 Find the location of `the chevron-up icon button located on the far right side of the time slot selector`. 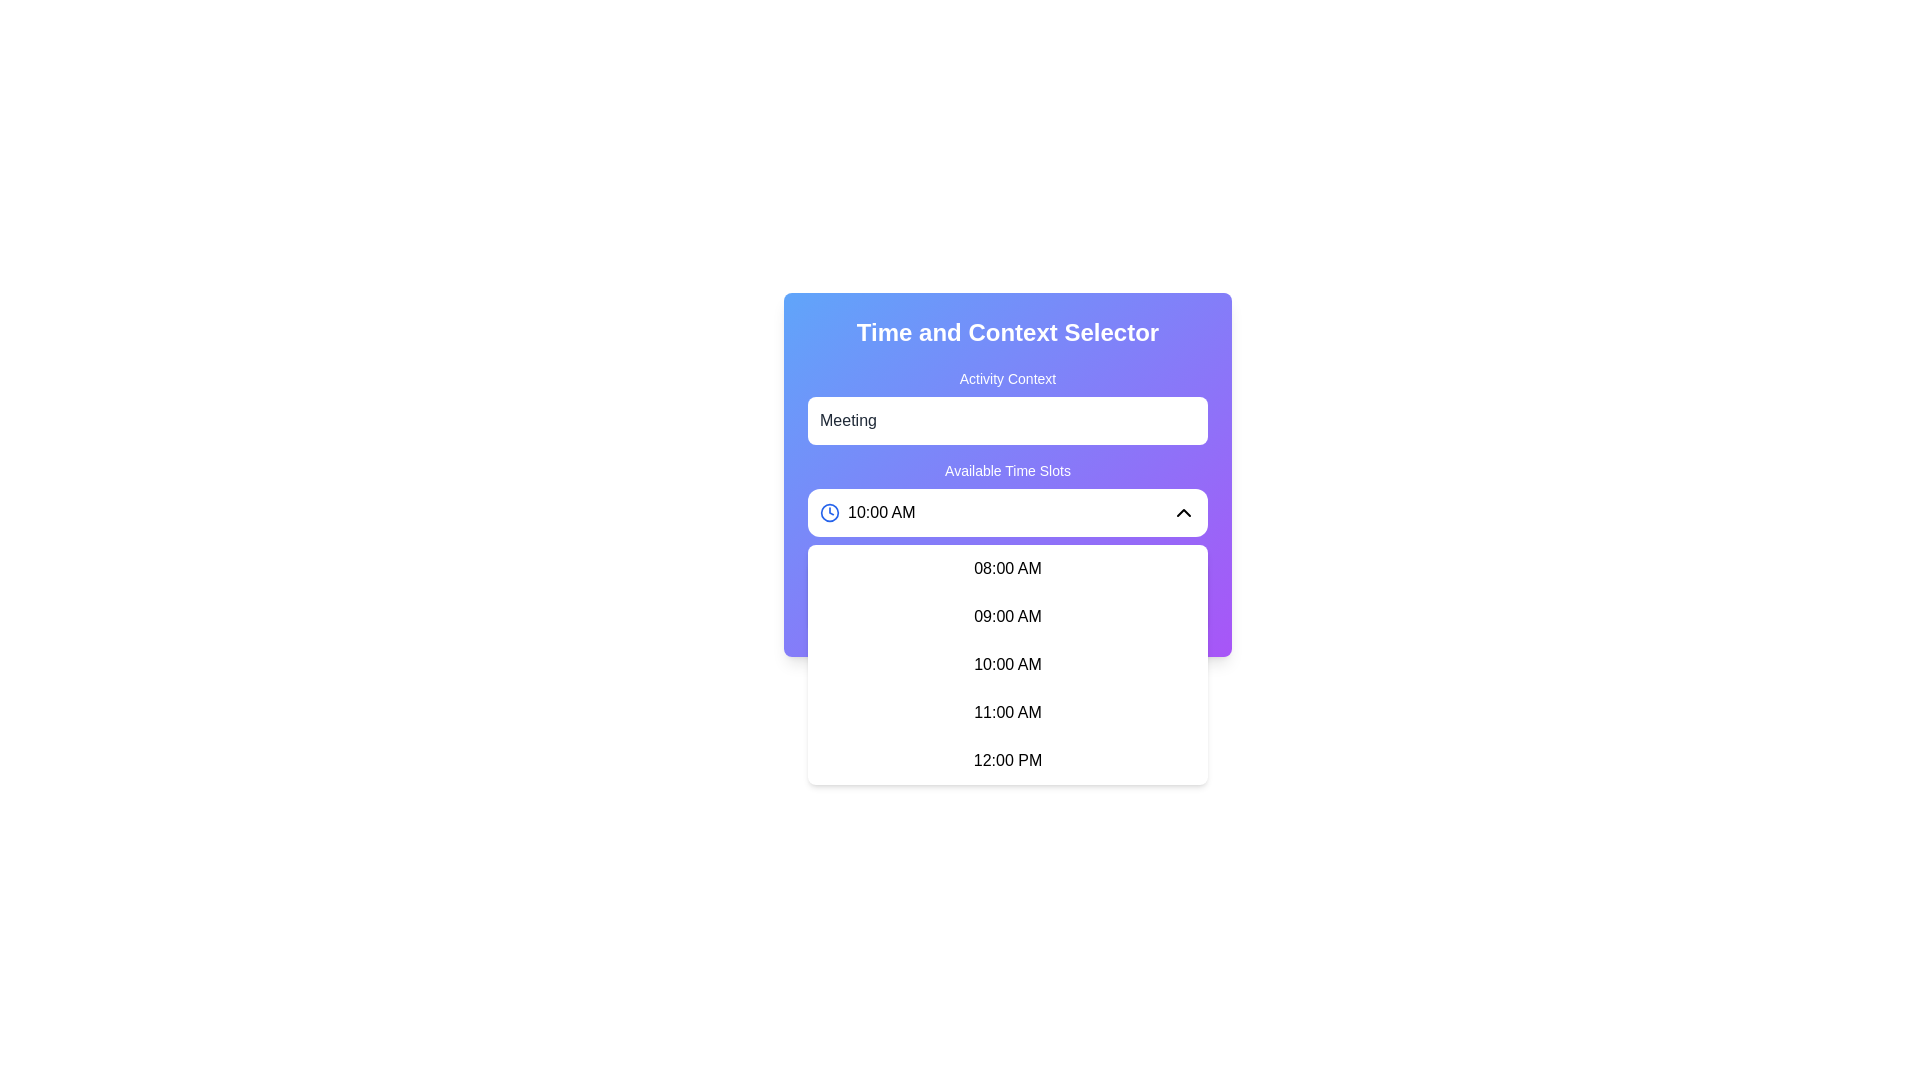

the chevron-up icon button located on the far right side of the time slot selector is located at coordinates (1184, 512).